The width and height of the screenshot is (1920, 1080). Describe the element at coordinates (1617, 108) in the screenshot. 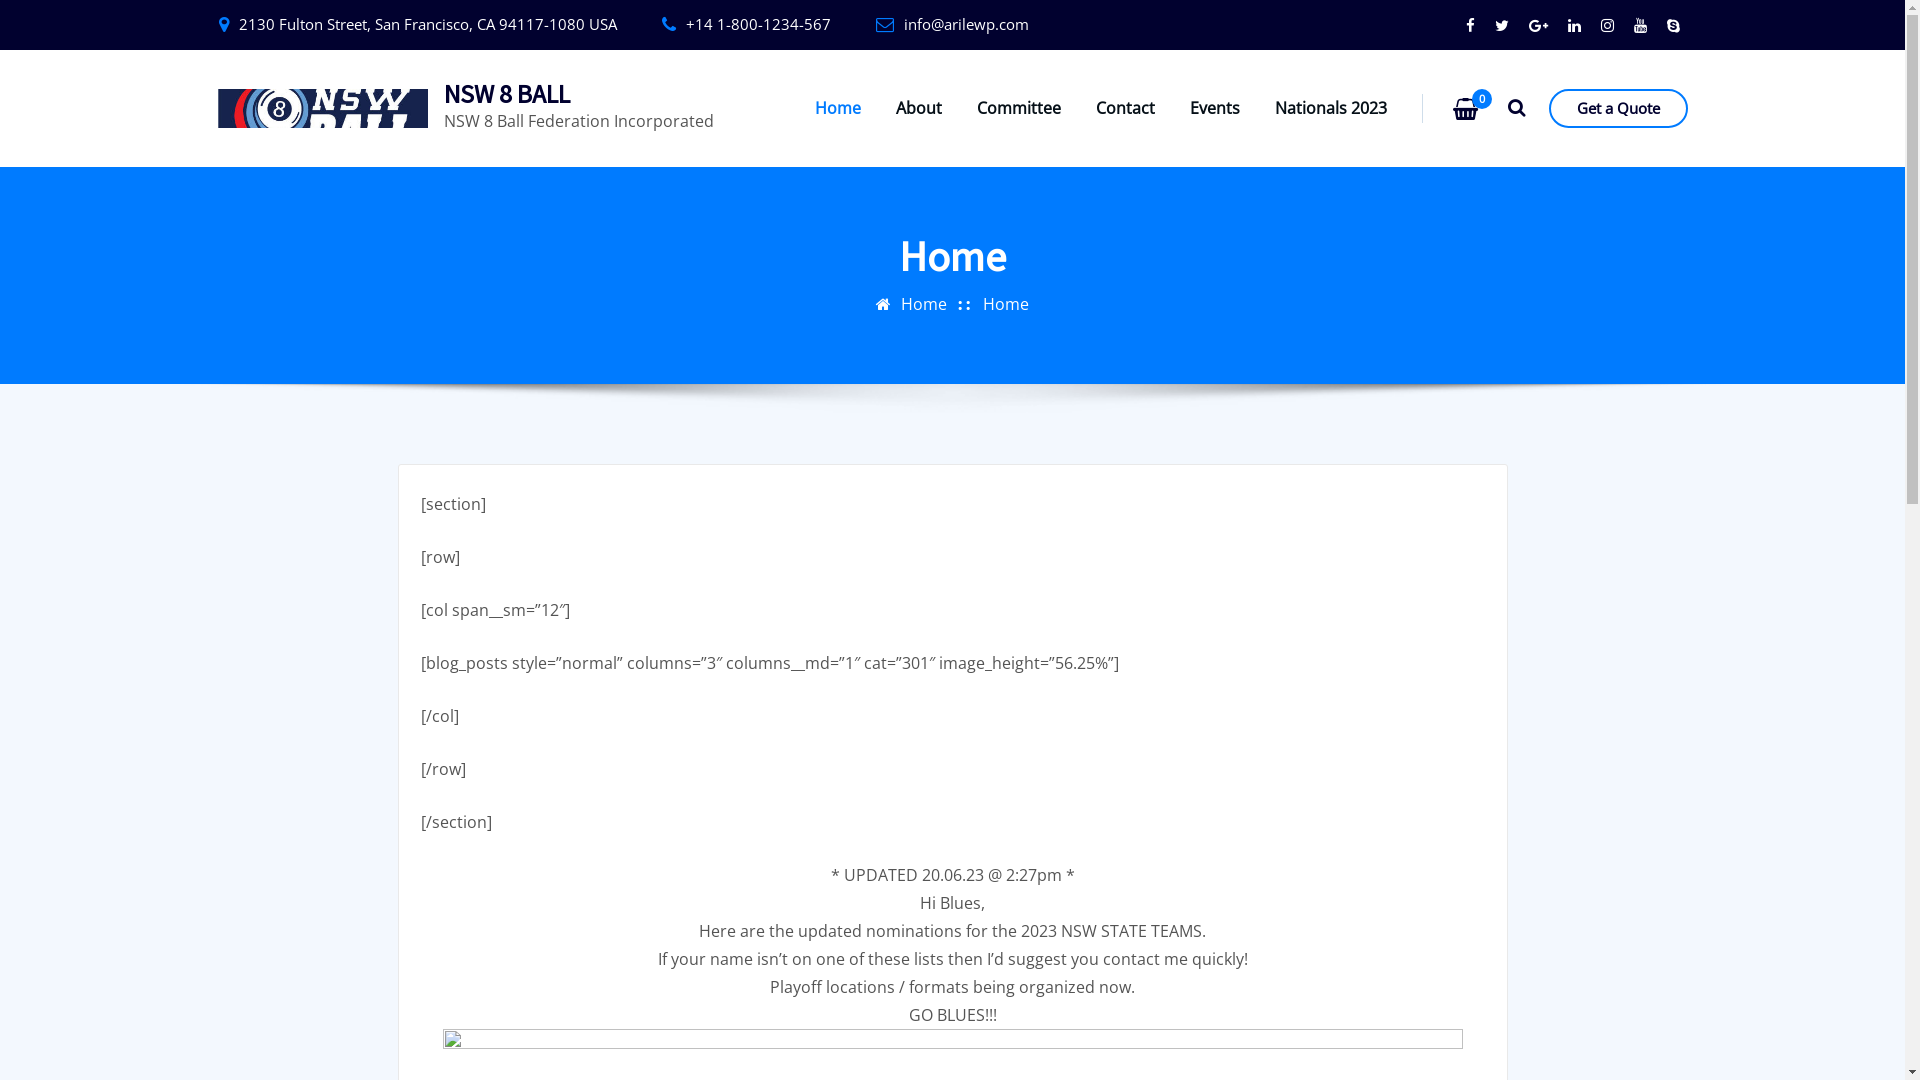

I see `'Get a Quote'` at that location.